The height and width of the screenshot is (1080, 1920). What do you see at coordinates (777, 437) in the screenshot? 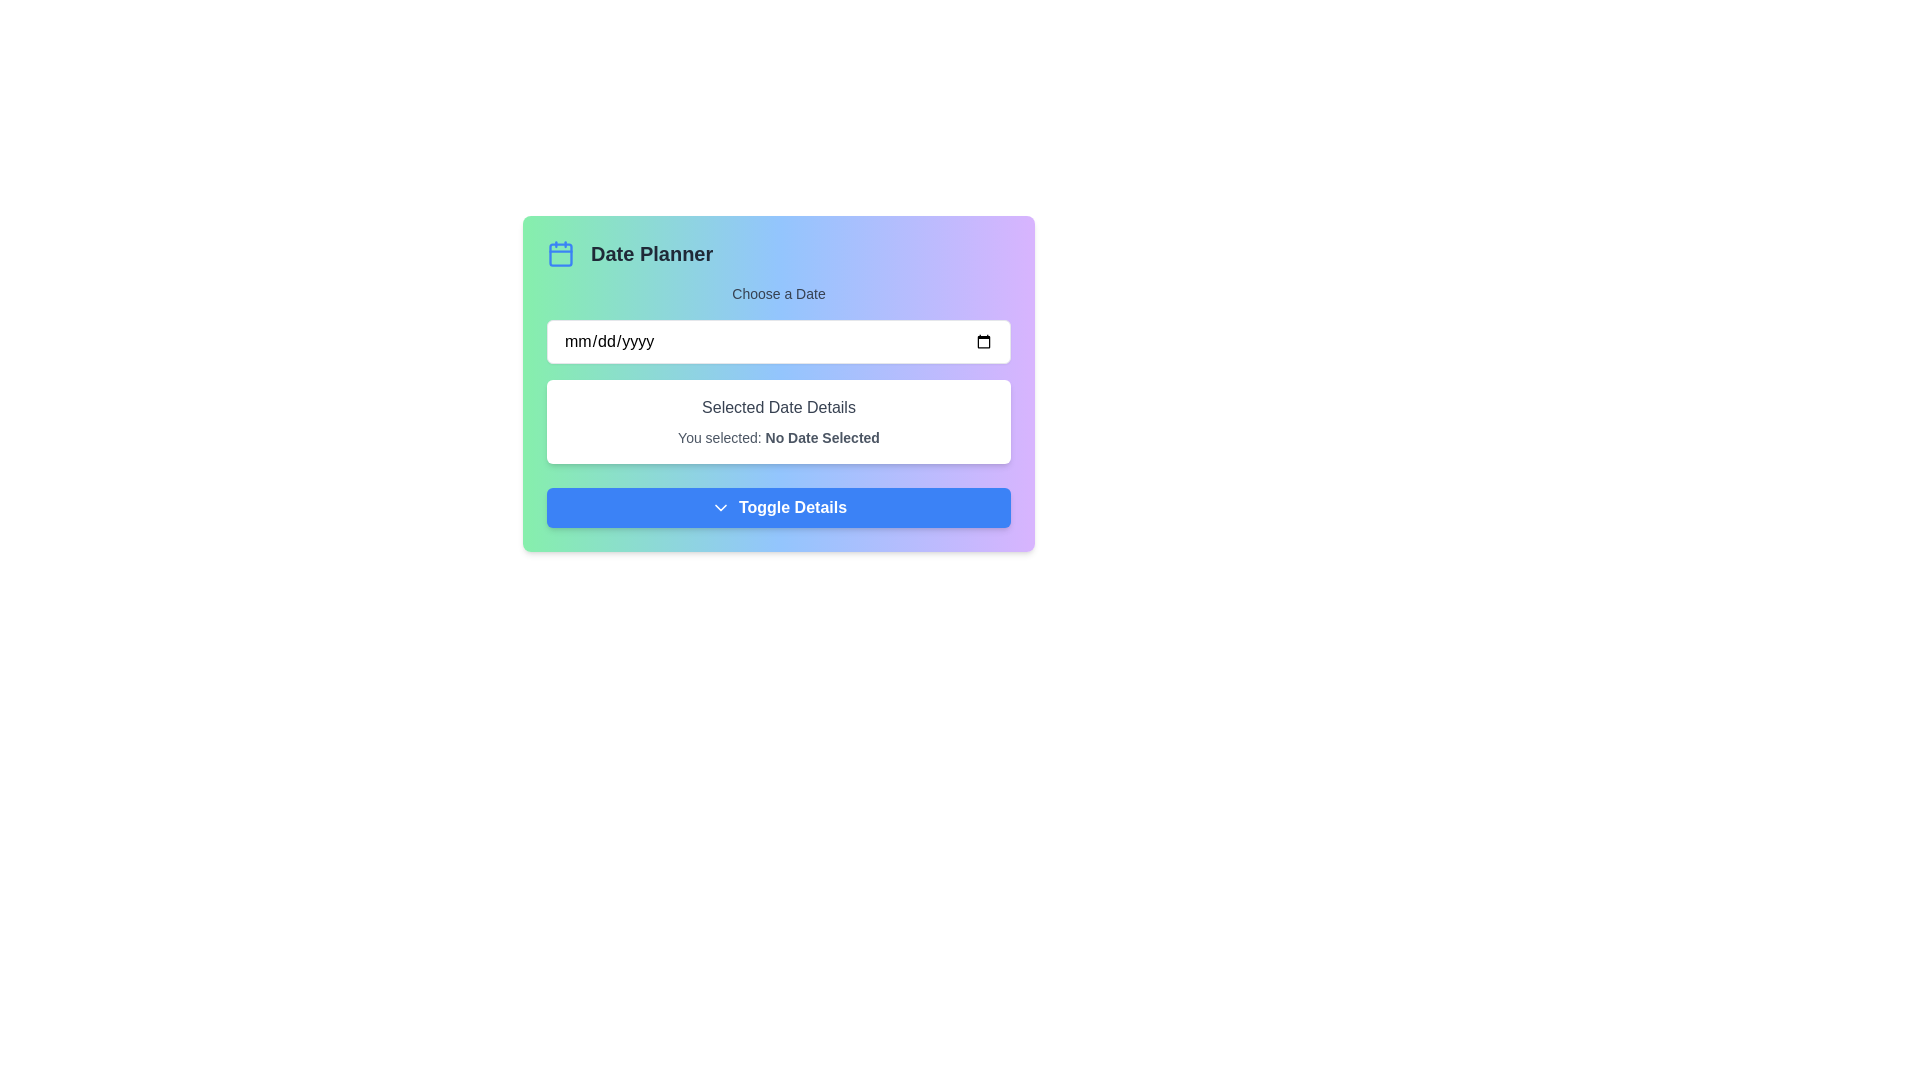
I see `the text label displaying the user's selected date, which indicates that no date is currently selected, and is positioned below the 'Selected Date Details' heading` at bounding box center [777, 437].